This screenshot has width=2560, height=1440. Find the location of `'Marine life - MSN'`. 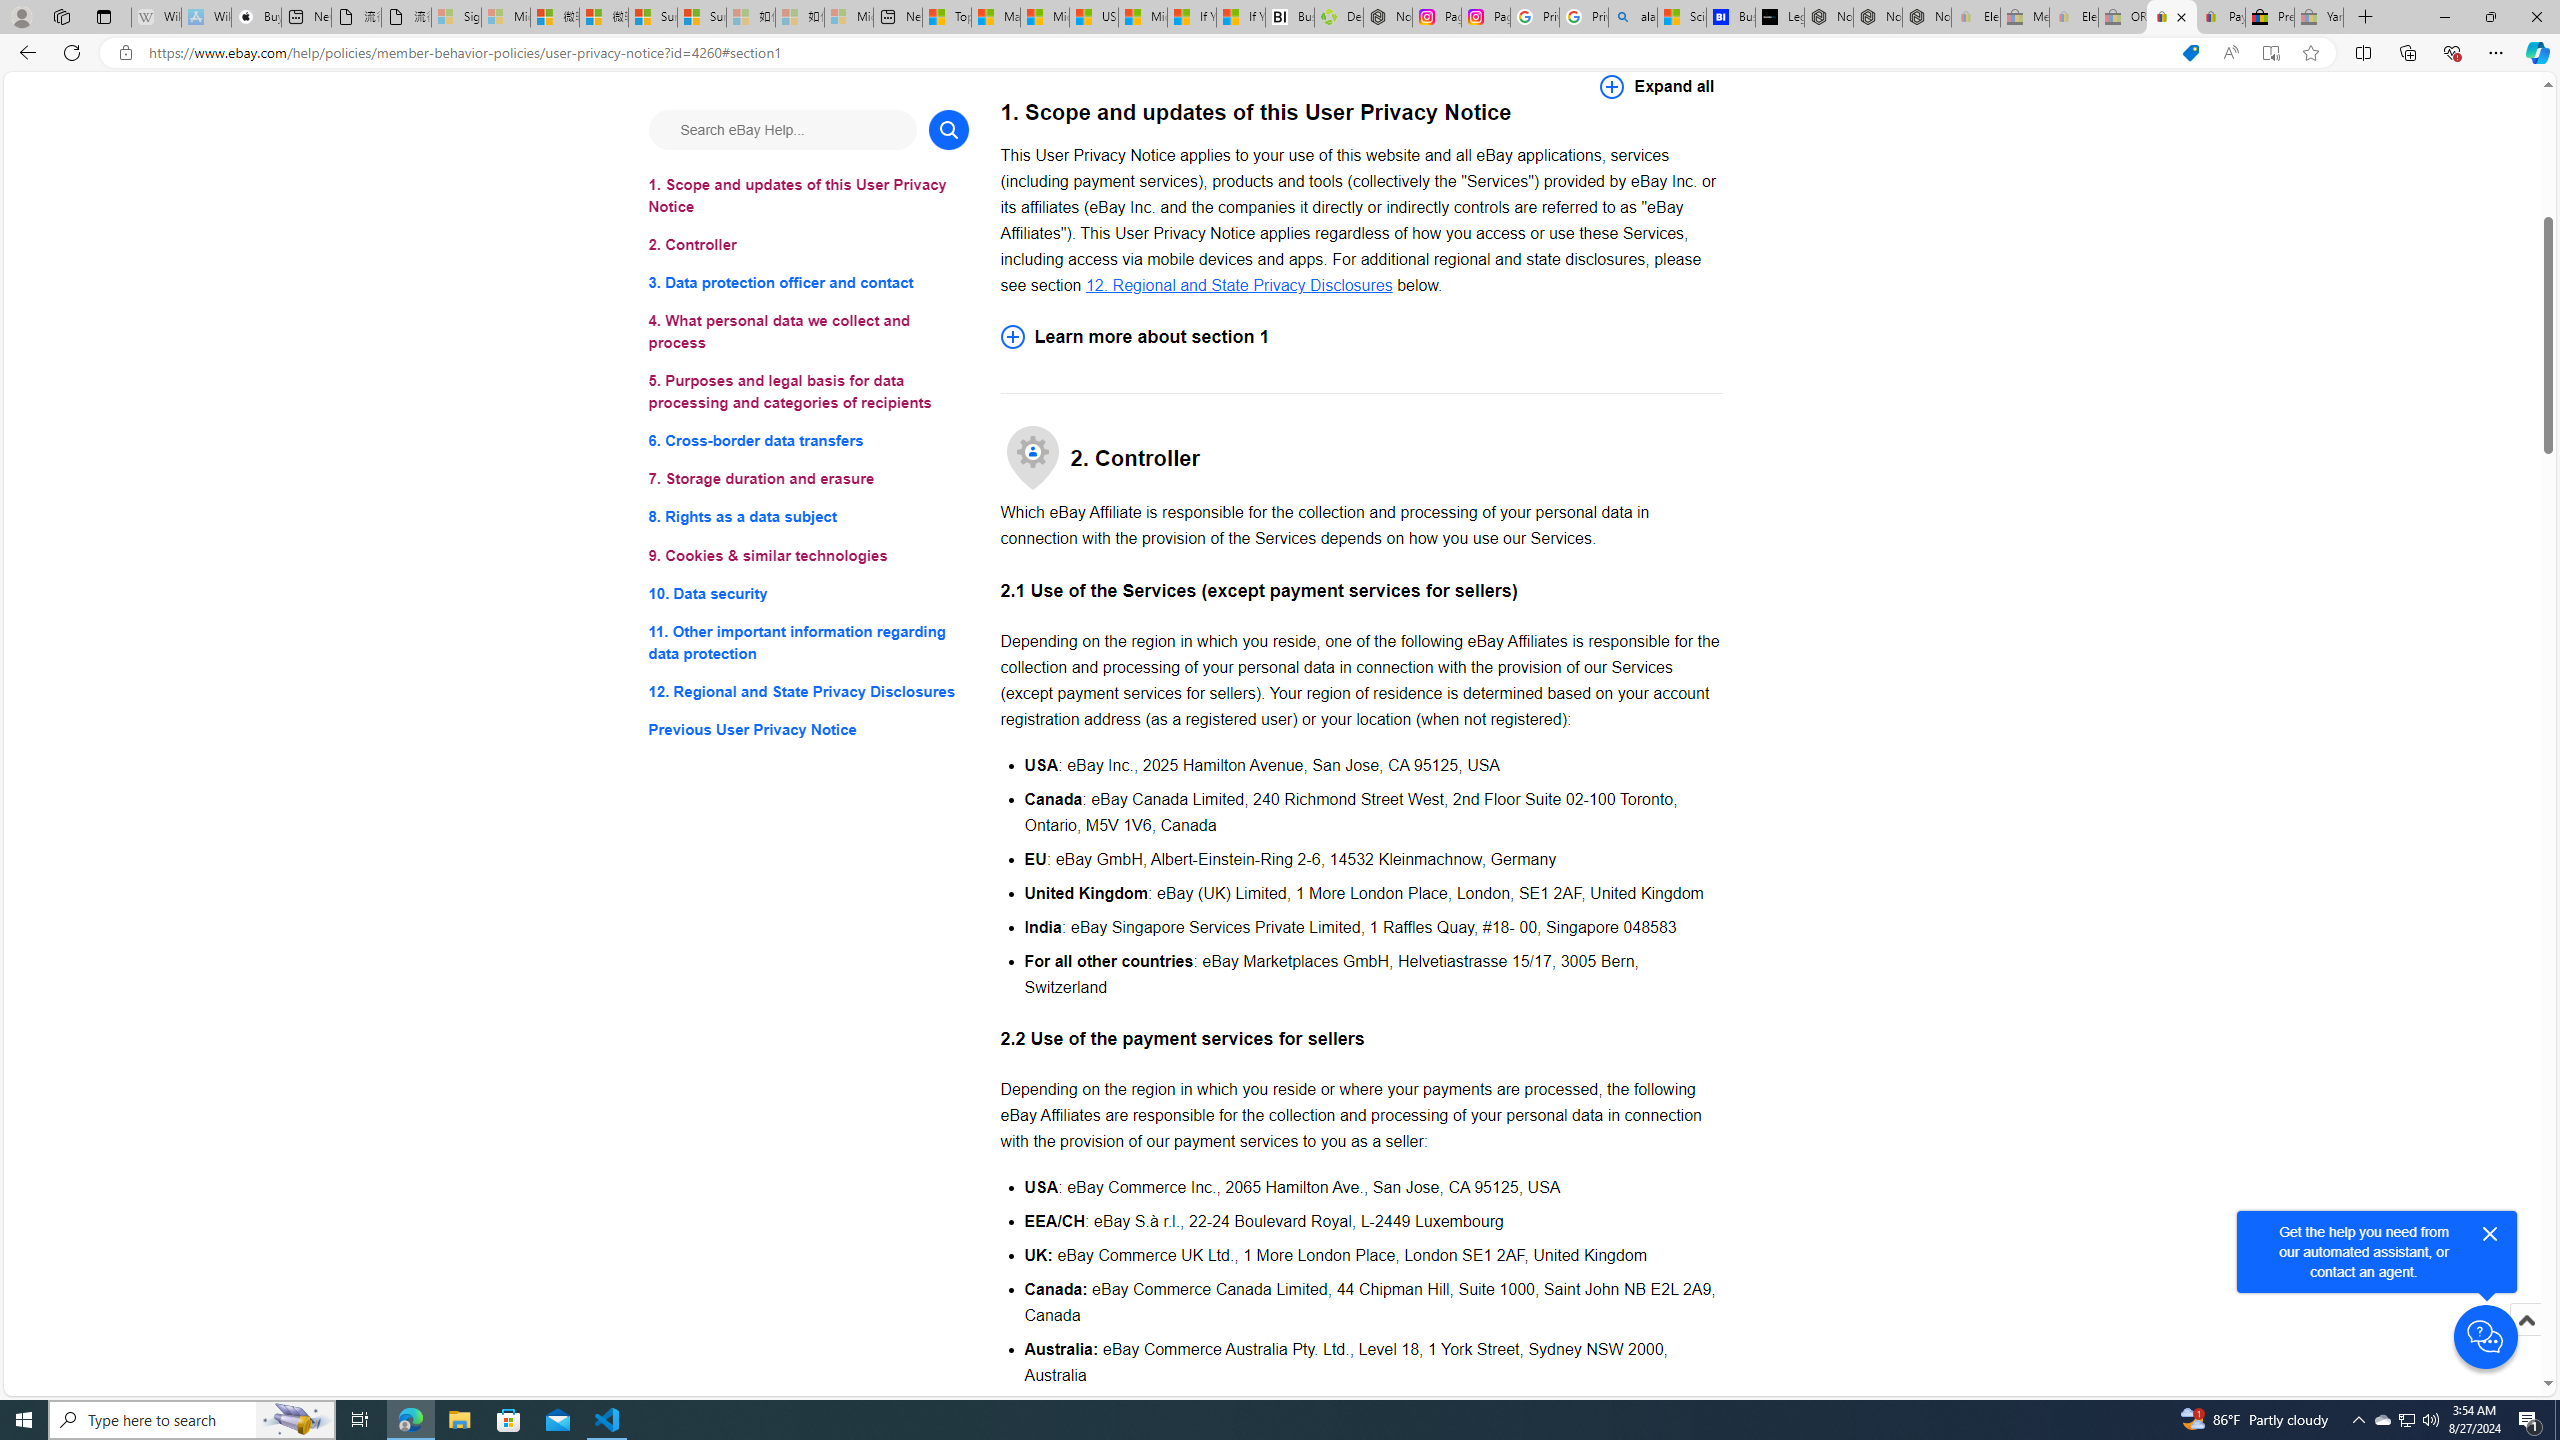

'Marine life - MSN' is located at coordinates (994, 16).